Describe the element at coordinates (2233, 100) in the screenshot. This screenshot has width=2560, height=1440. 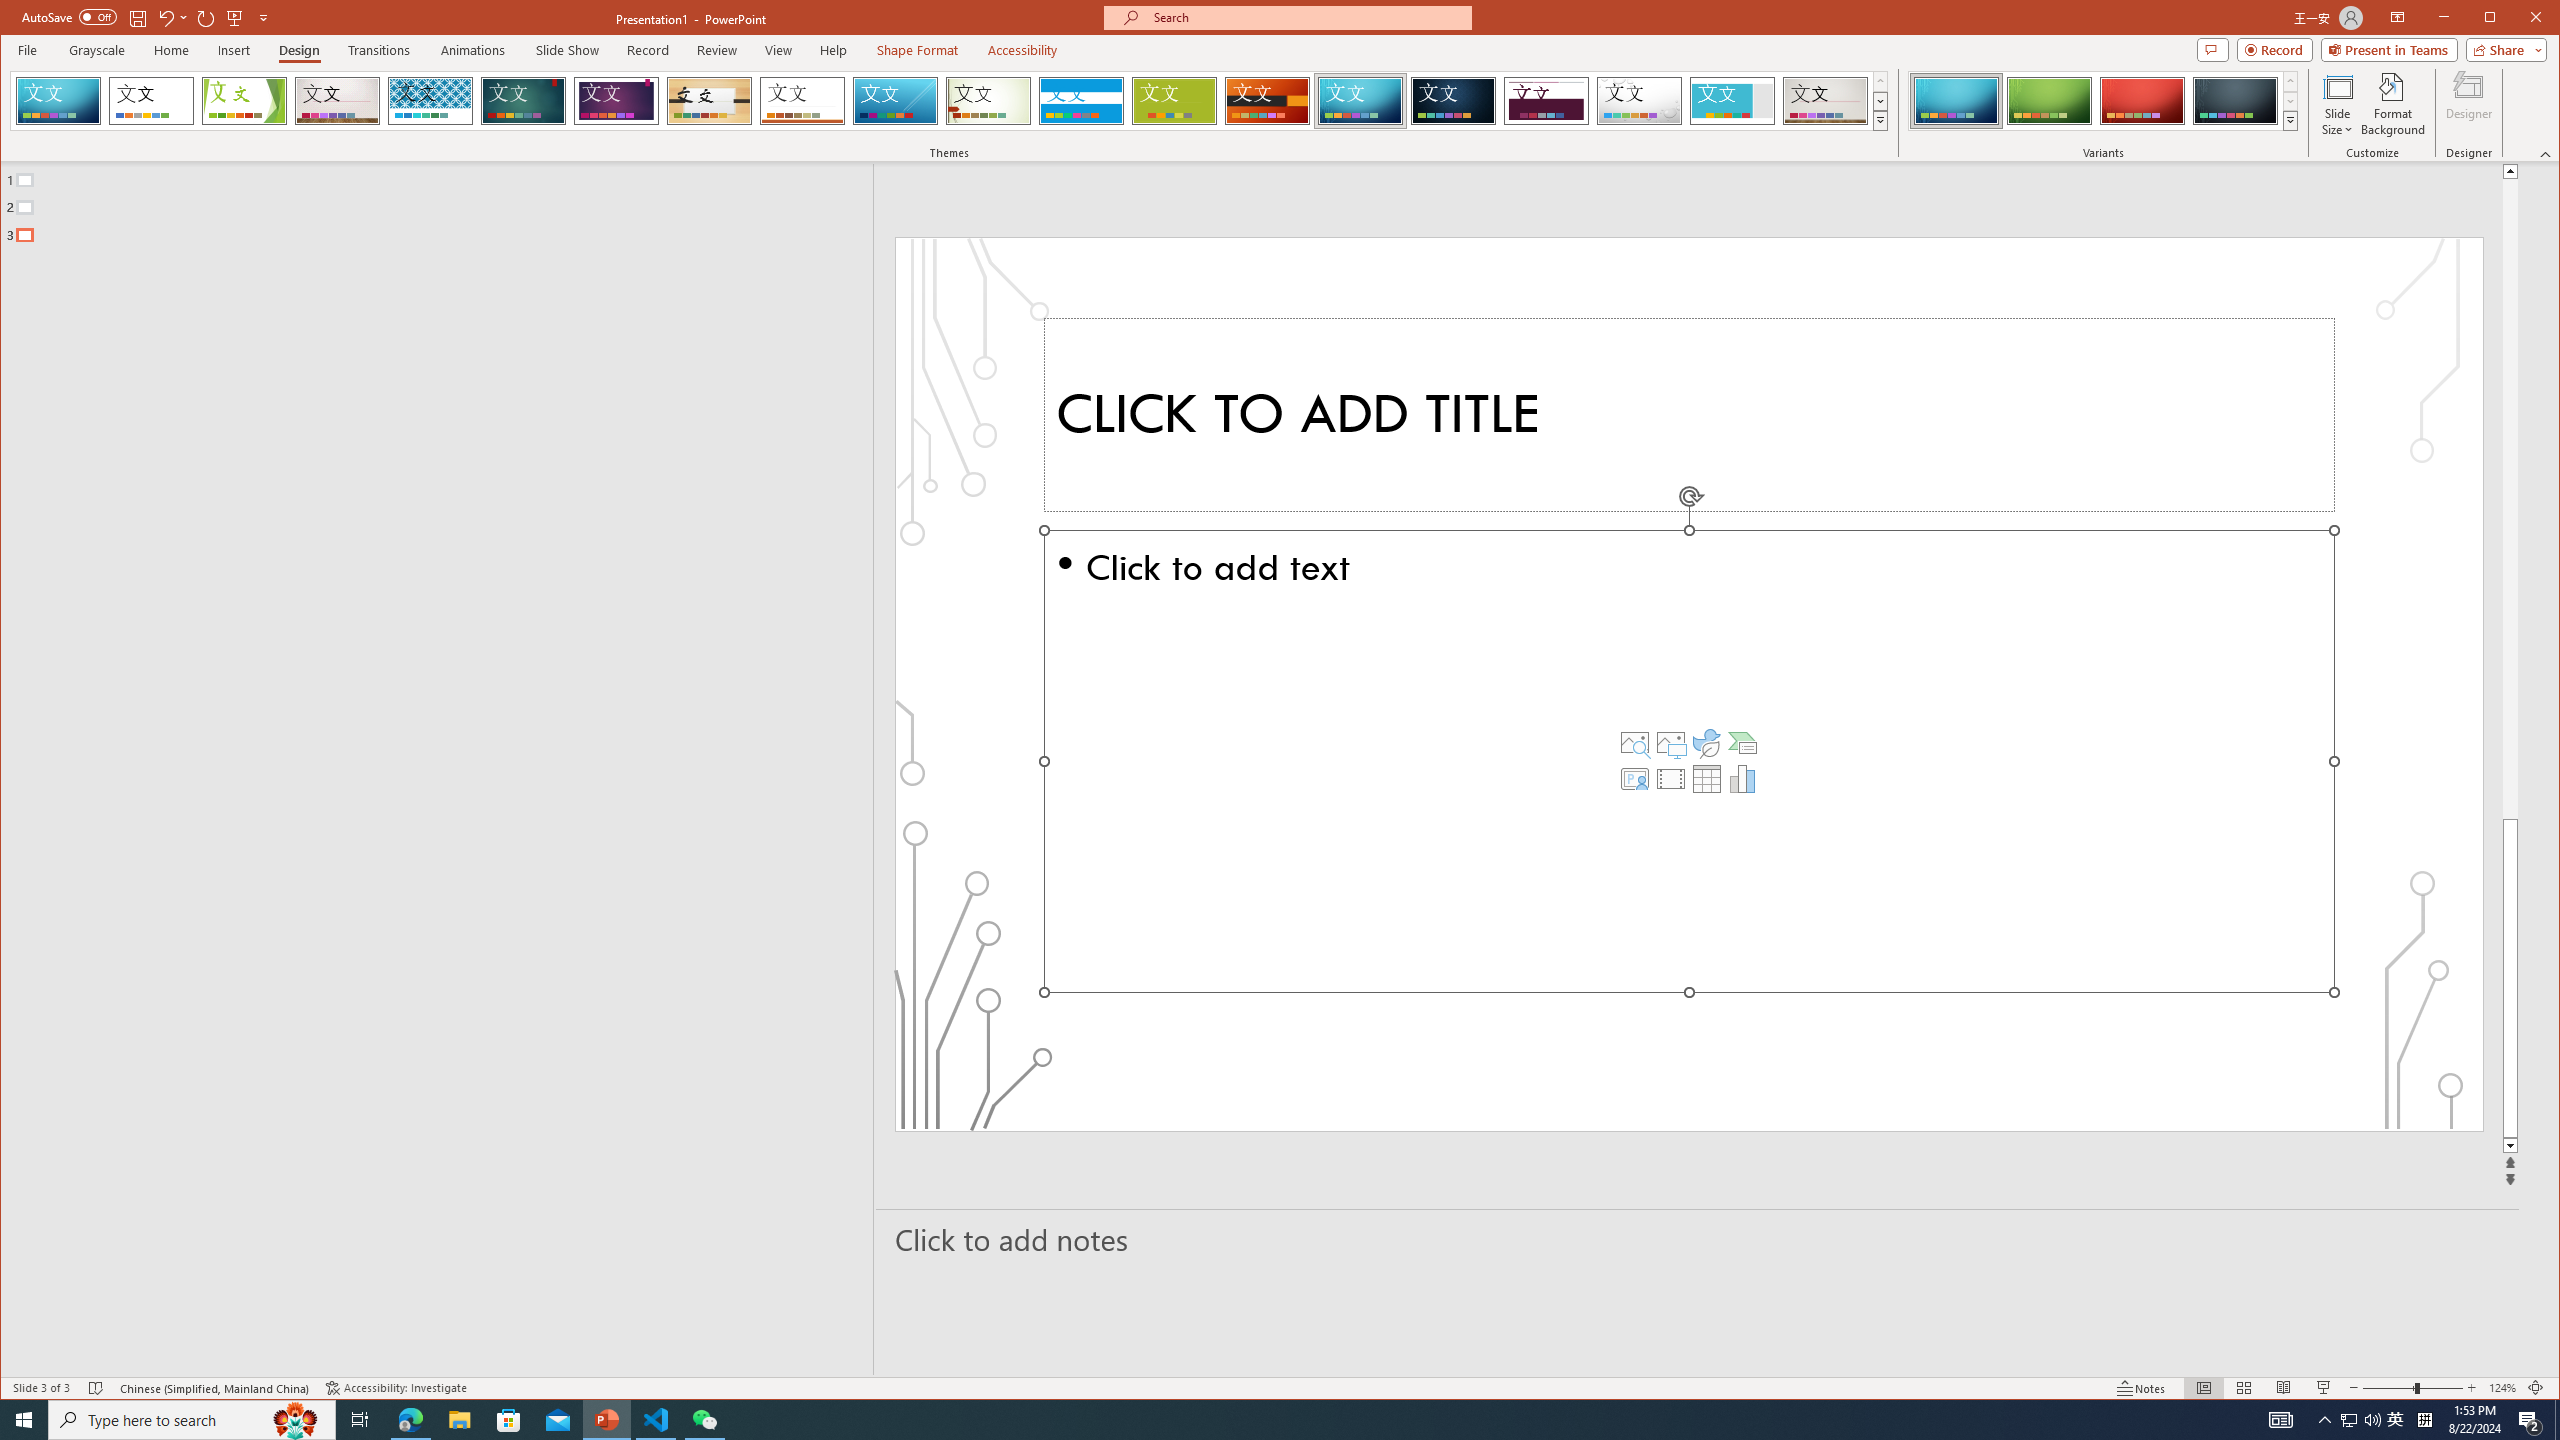
I see `'Circuit Variant 4'` at that location.